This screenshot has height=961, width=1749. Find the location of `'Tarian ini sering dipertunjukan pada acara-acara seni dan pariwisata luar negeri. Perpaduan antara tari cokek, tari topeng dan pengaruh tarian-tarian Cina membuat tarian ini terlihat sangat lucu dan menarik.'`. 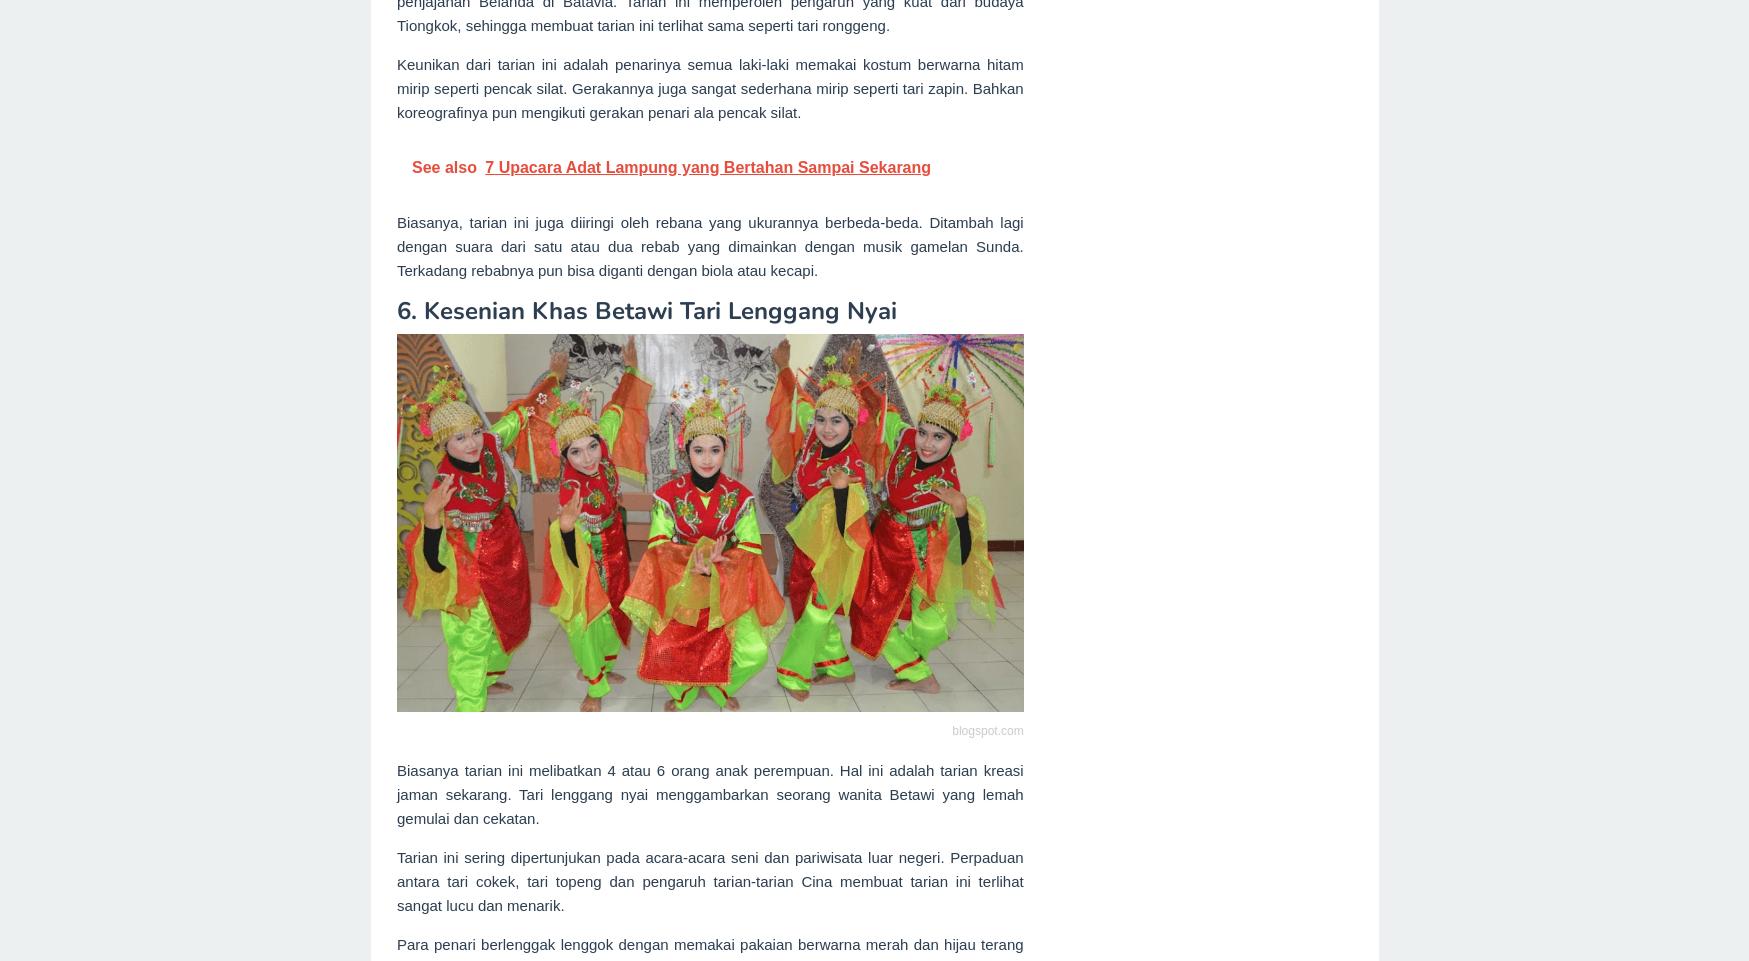

'Tarian ini sering dipertunjukan pada acara-acara seni dan pariwisata luar negeri. Perpaduan antara tari cokek, tari topeng dan pengaruh tarian-tarian Cina membuat tarian ini terlihat sangat lucu dan menarik.' is located at coordinates (708, 880).